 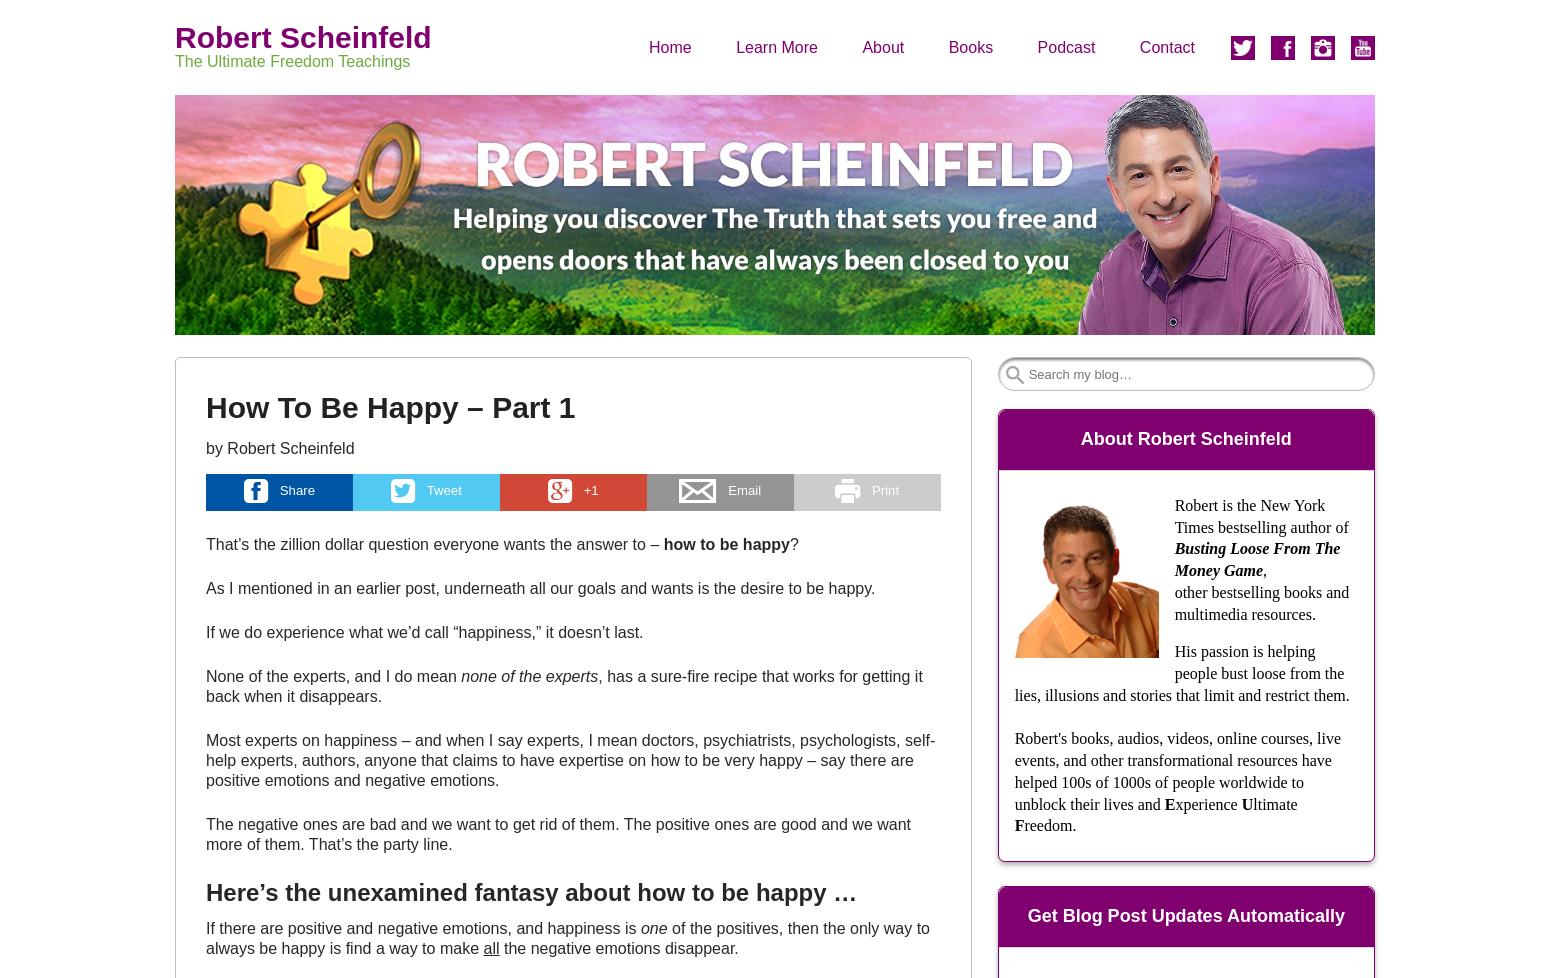 I want to click on 'Books', so click(x=946, y=46).